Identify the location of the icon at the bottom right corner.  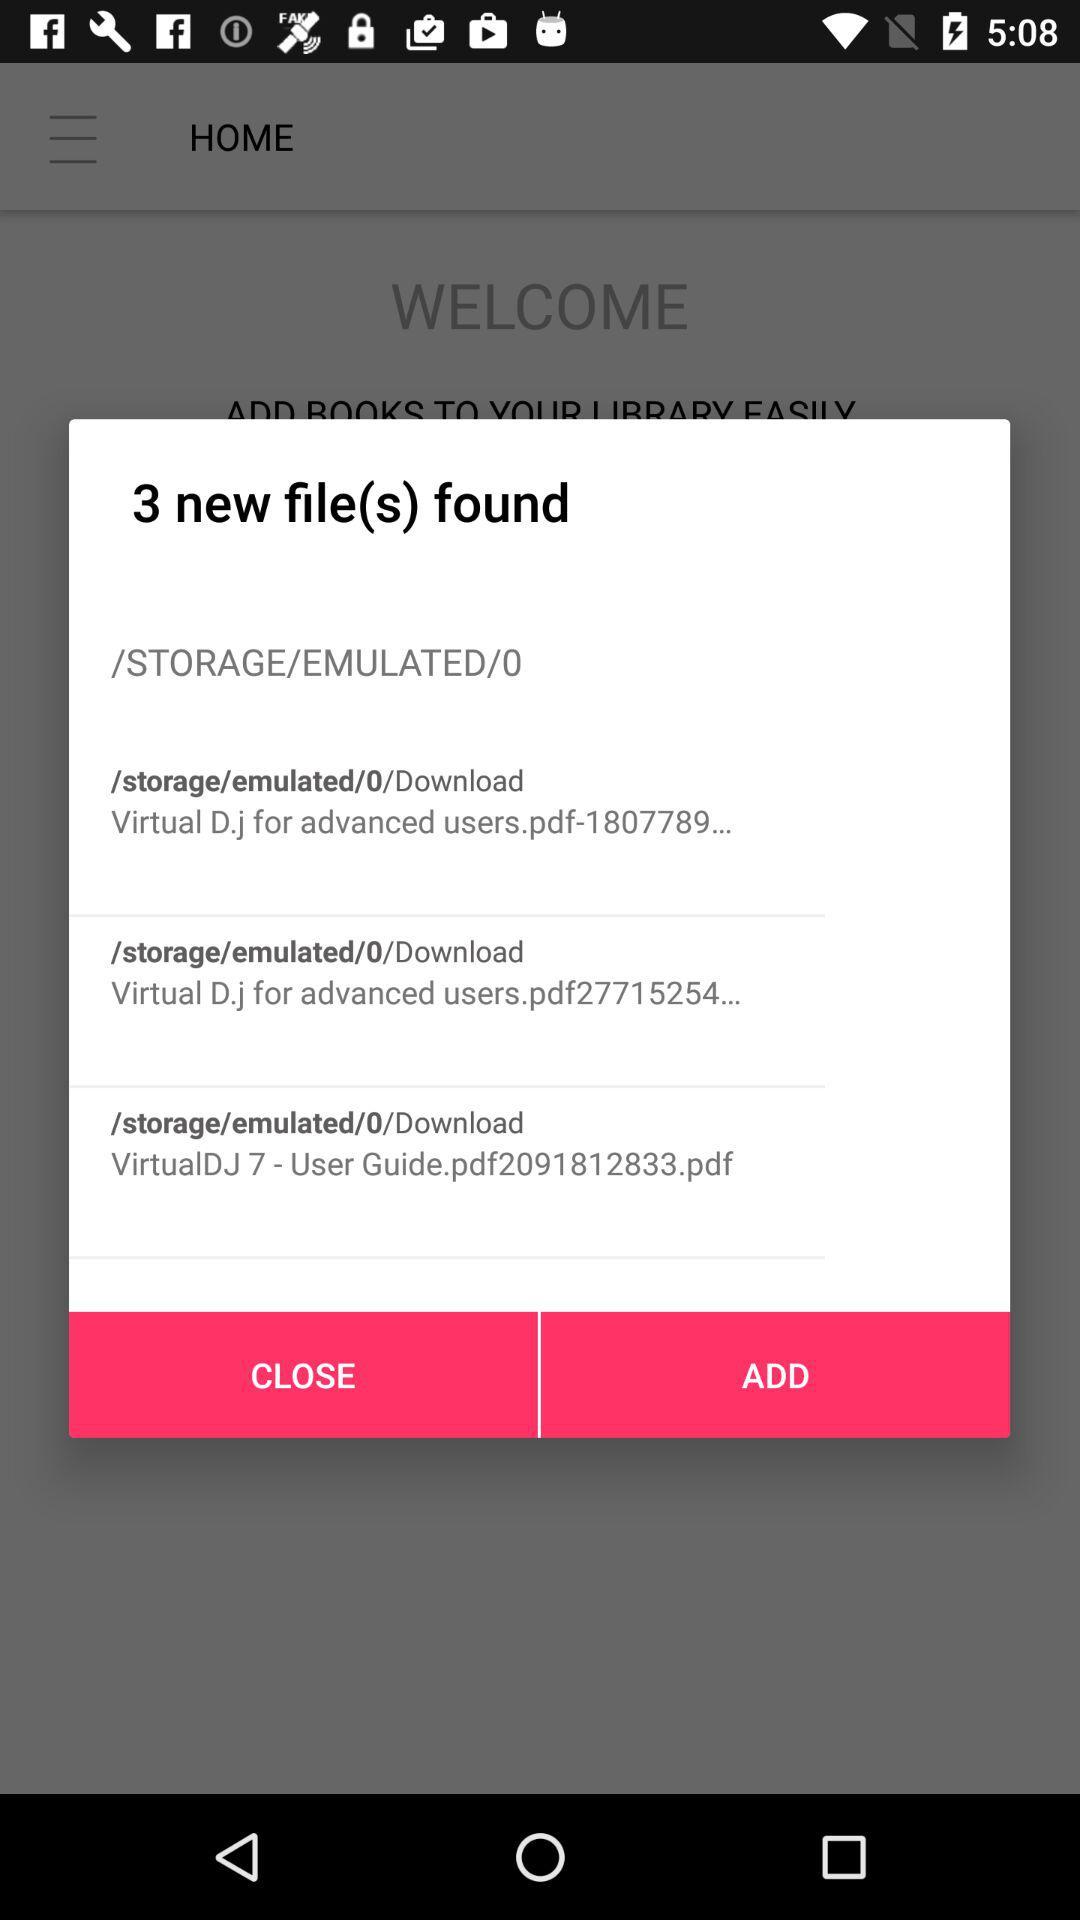
(774, 1373).